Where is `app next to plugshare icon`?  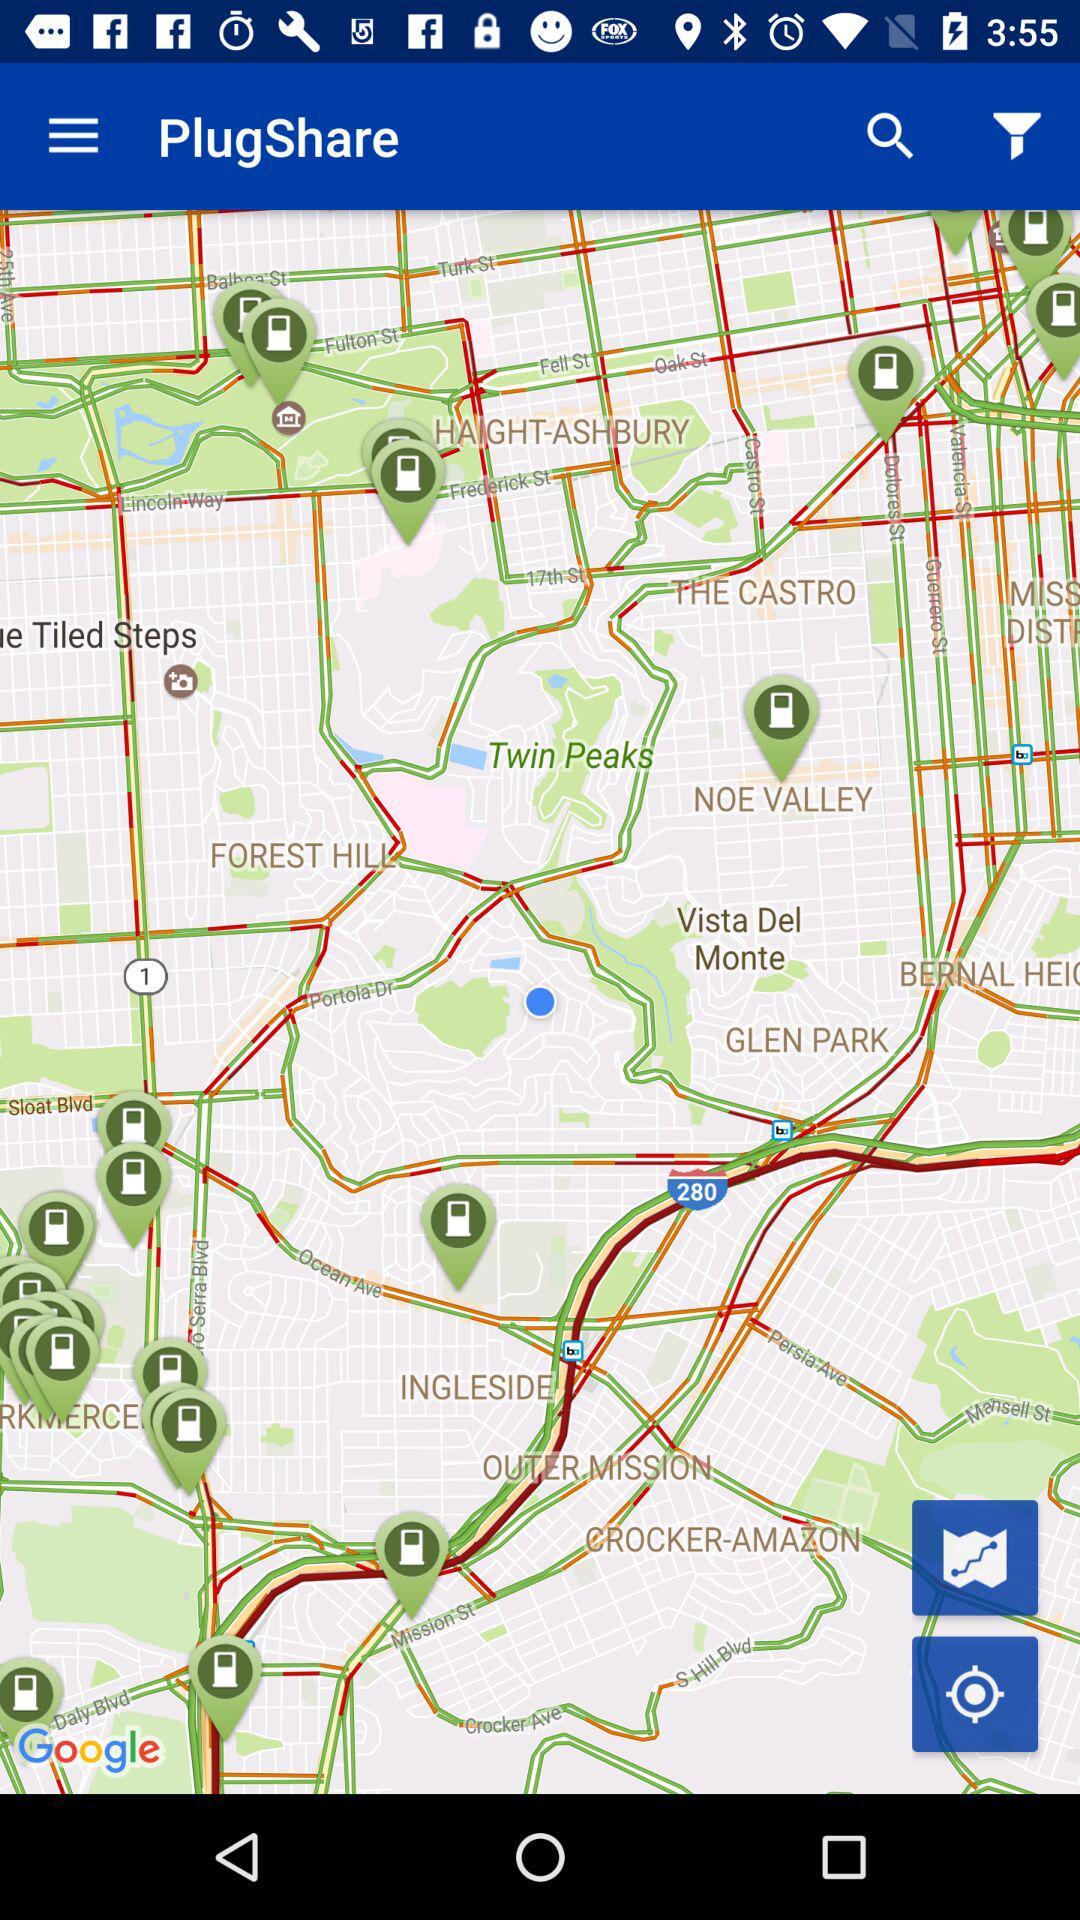
app next to plugshare icon is located at coordinates (890, 135).